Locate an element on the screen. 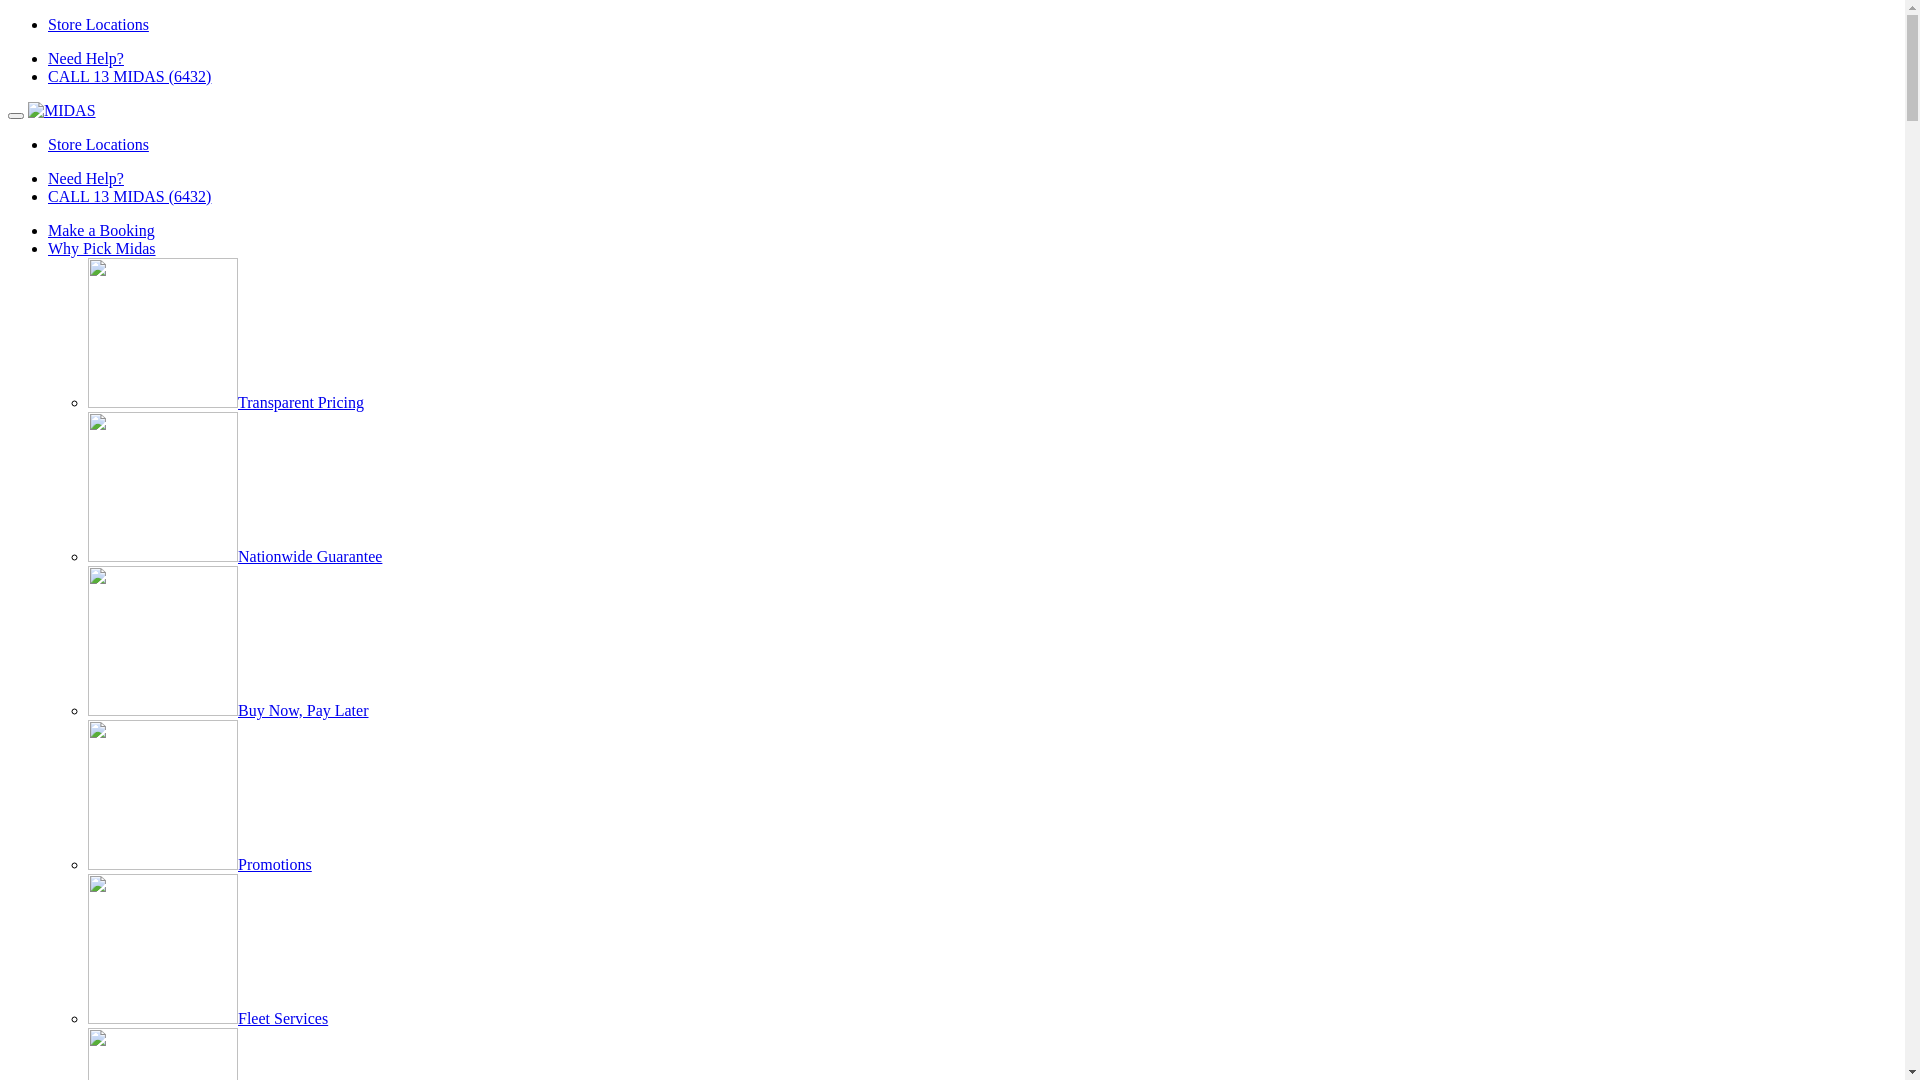  'Store Locations' is located at coordinates (97, 143).